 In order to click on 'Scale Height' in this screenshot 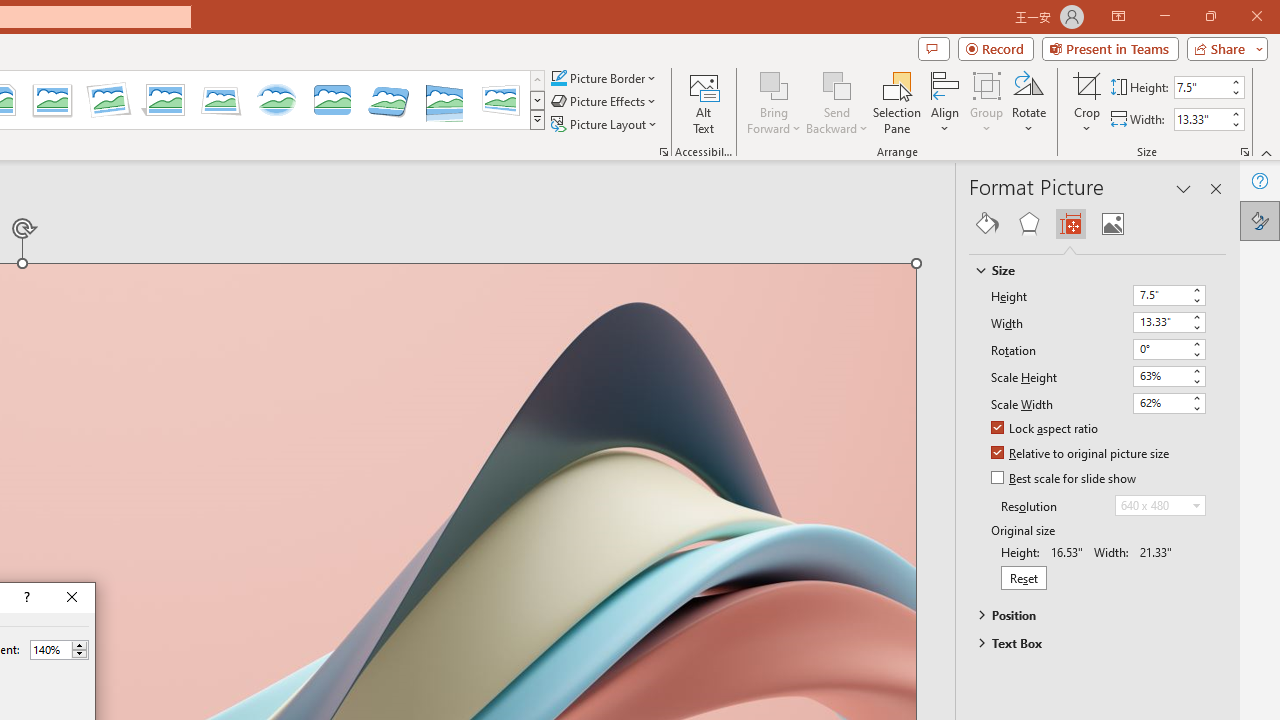, I will do `click(1169, 376)`.